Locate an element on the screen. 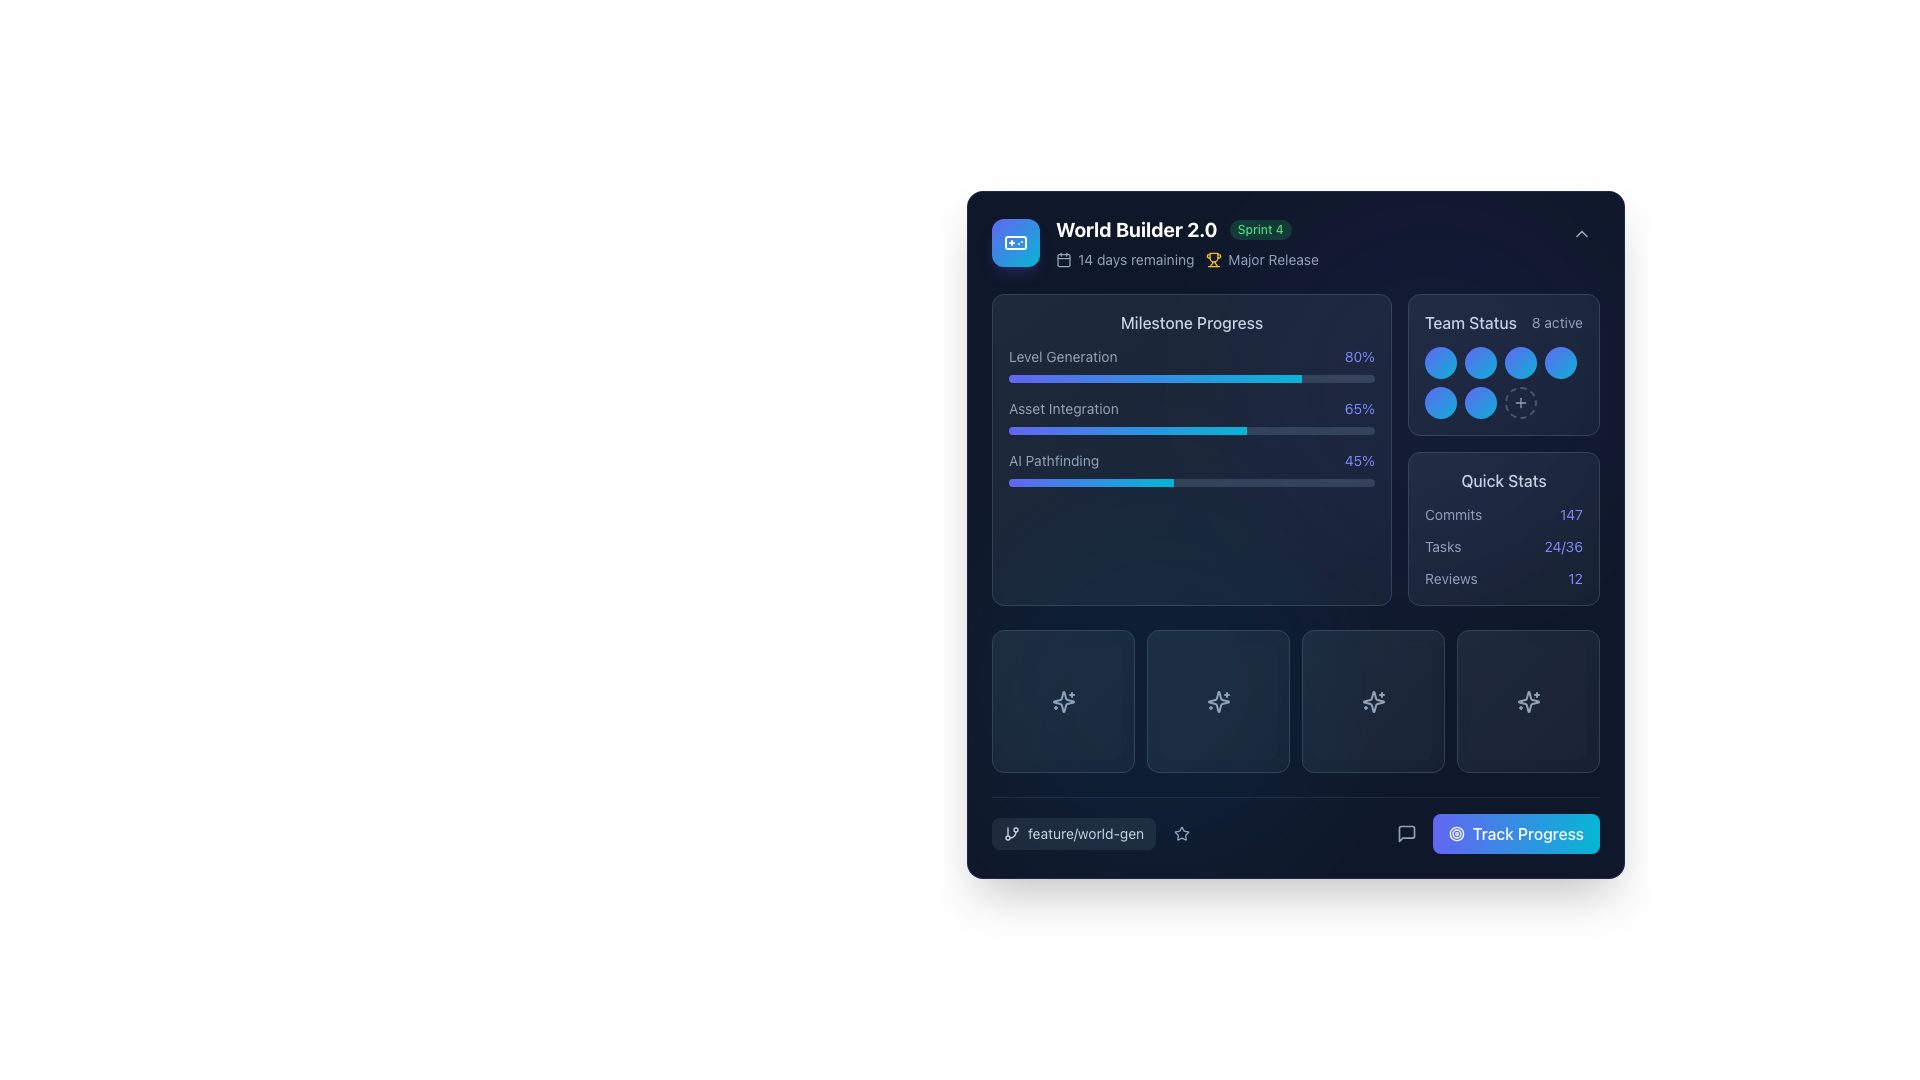 The height and width of the screenshot is (1080, 1920). the calendar icon located in the header section near the title 'World Builder 2.0' is located at coordinates (1063, 258).